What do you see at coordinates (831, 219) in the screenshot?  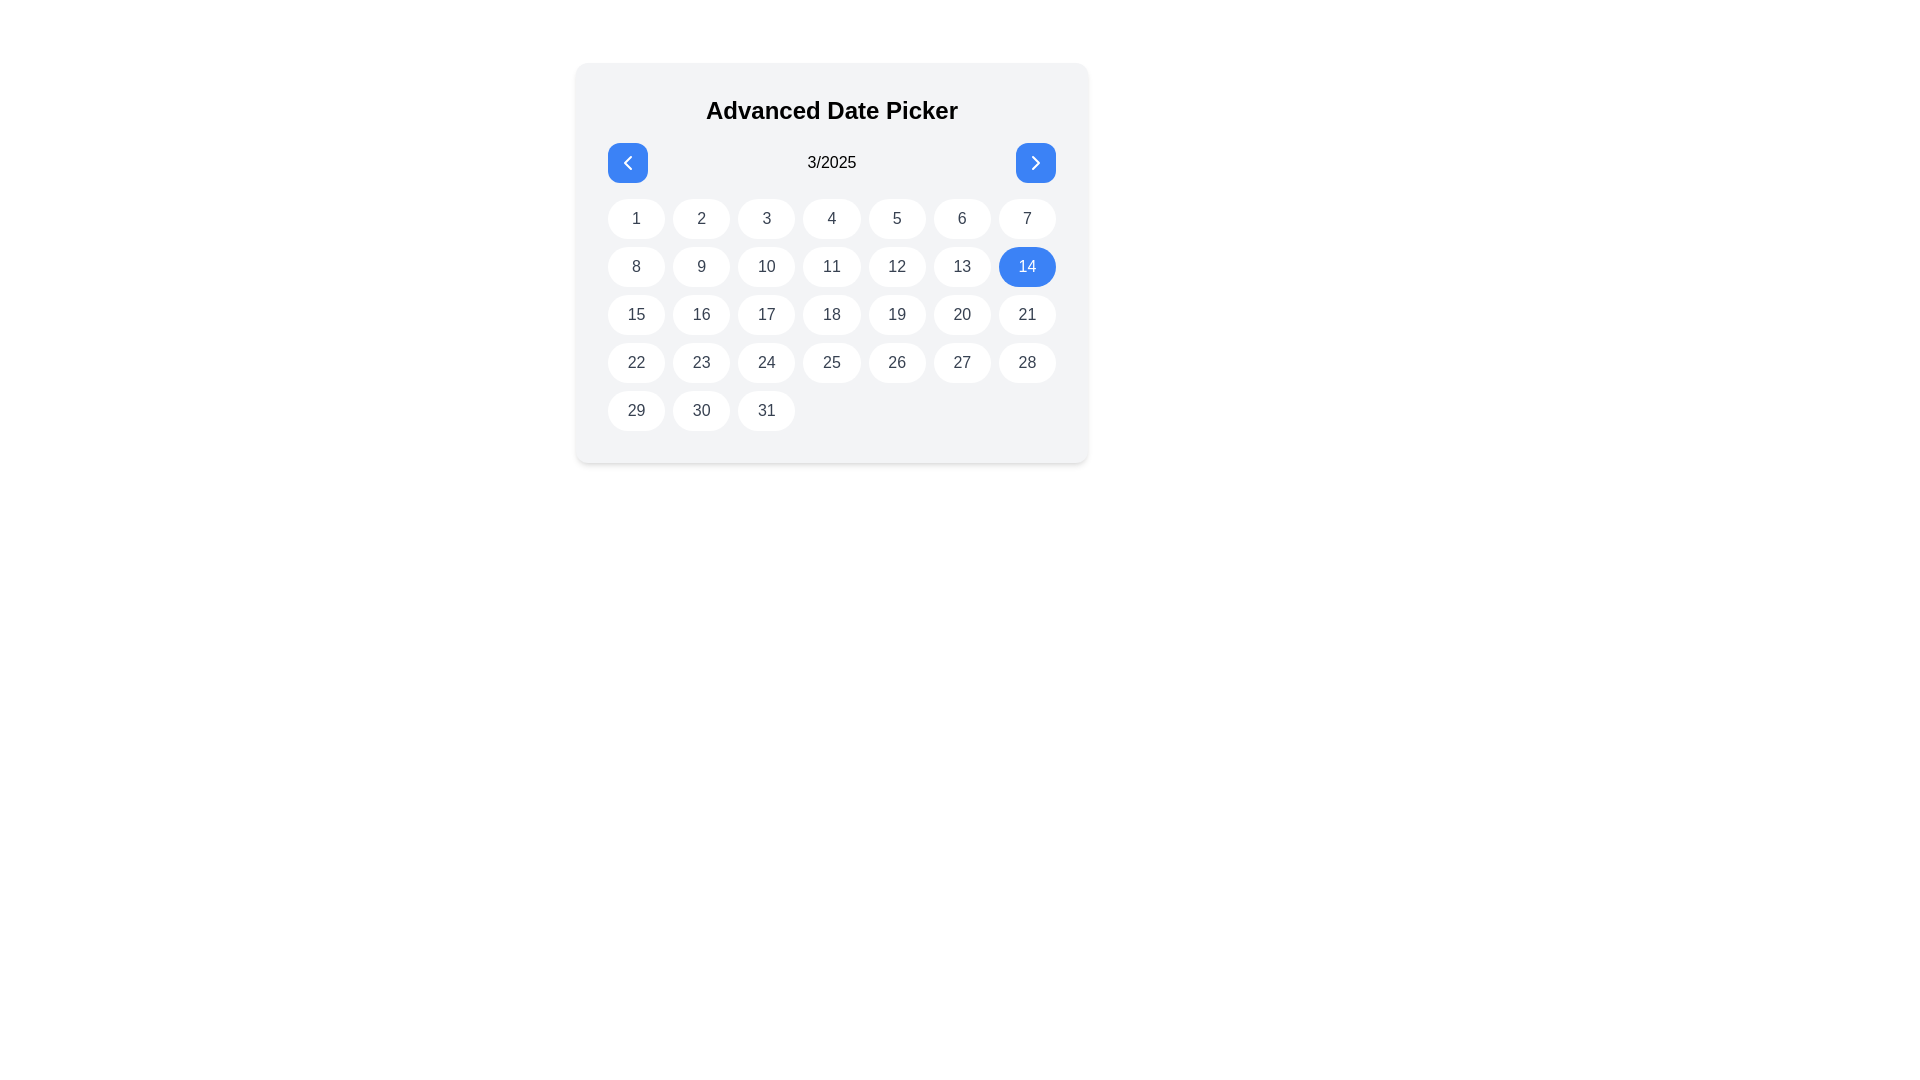 I see `the circular button displaying the number '4' with a white background and gray text` at bounding box center [831, 219].